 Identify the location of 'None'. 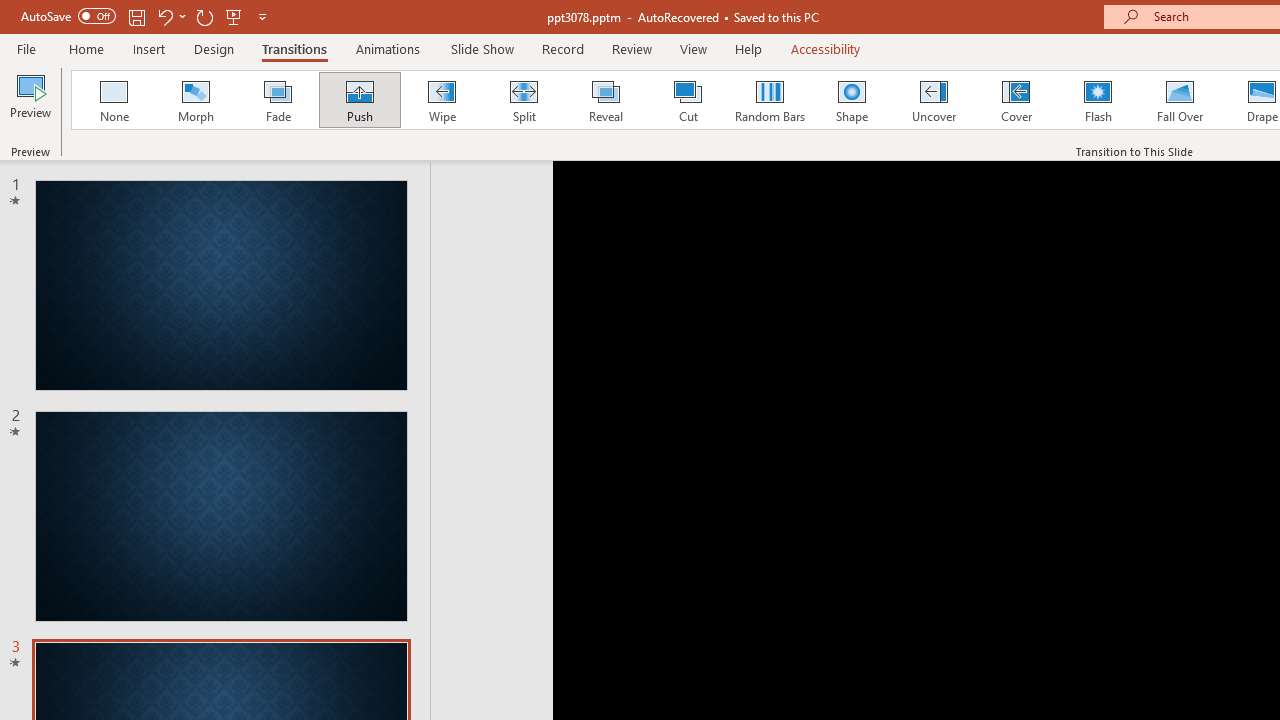
(112, 100).